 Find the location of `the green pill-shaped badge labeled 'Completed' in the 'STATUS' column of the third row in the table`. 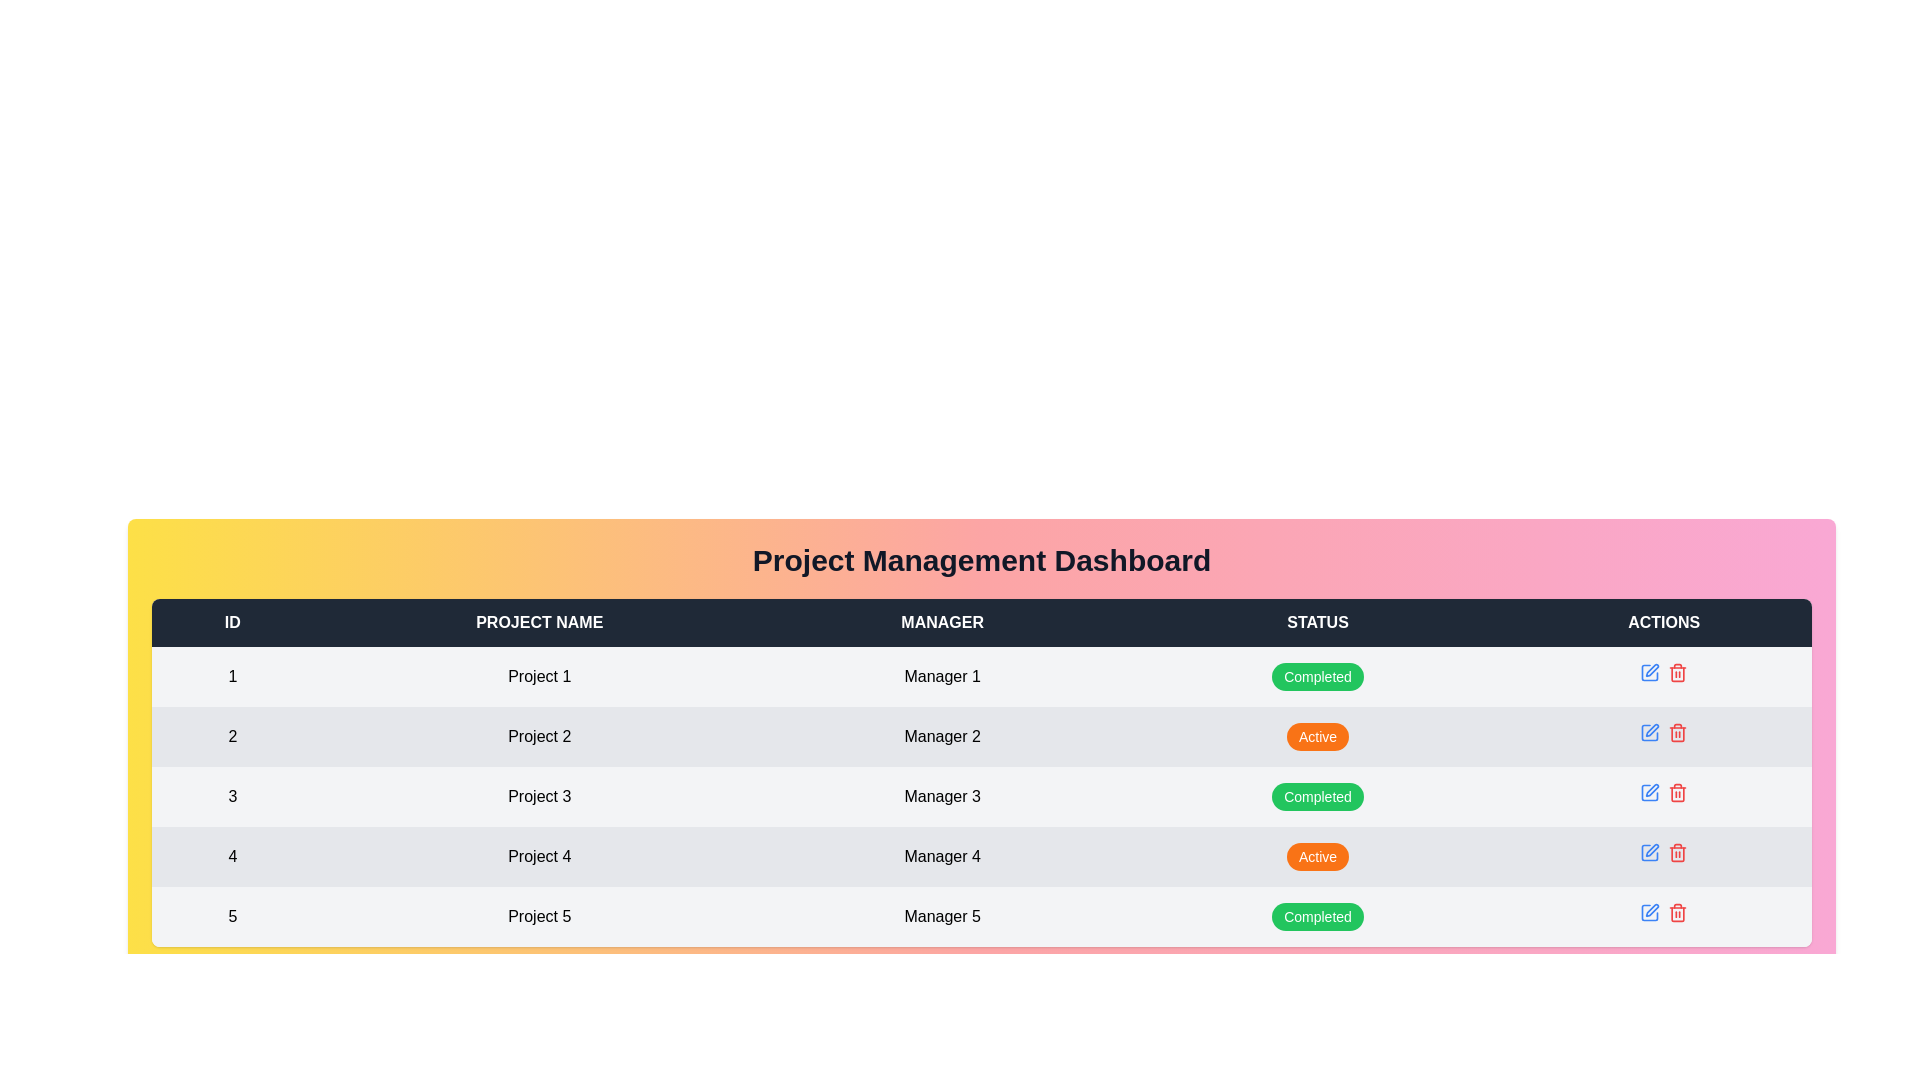

the green pill-shaped badge labeled 'Completed' in the 'STATUS' column of the third row in the table is located at coordinates (1318, 796).